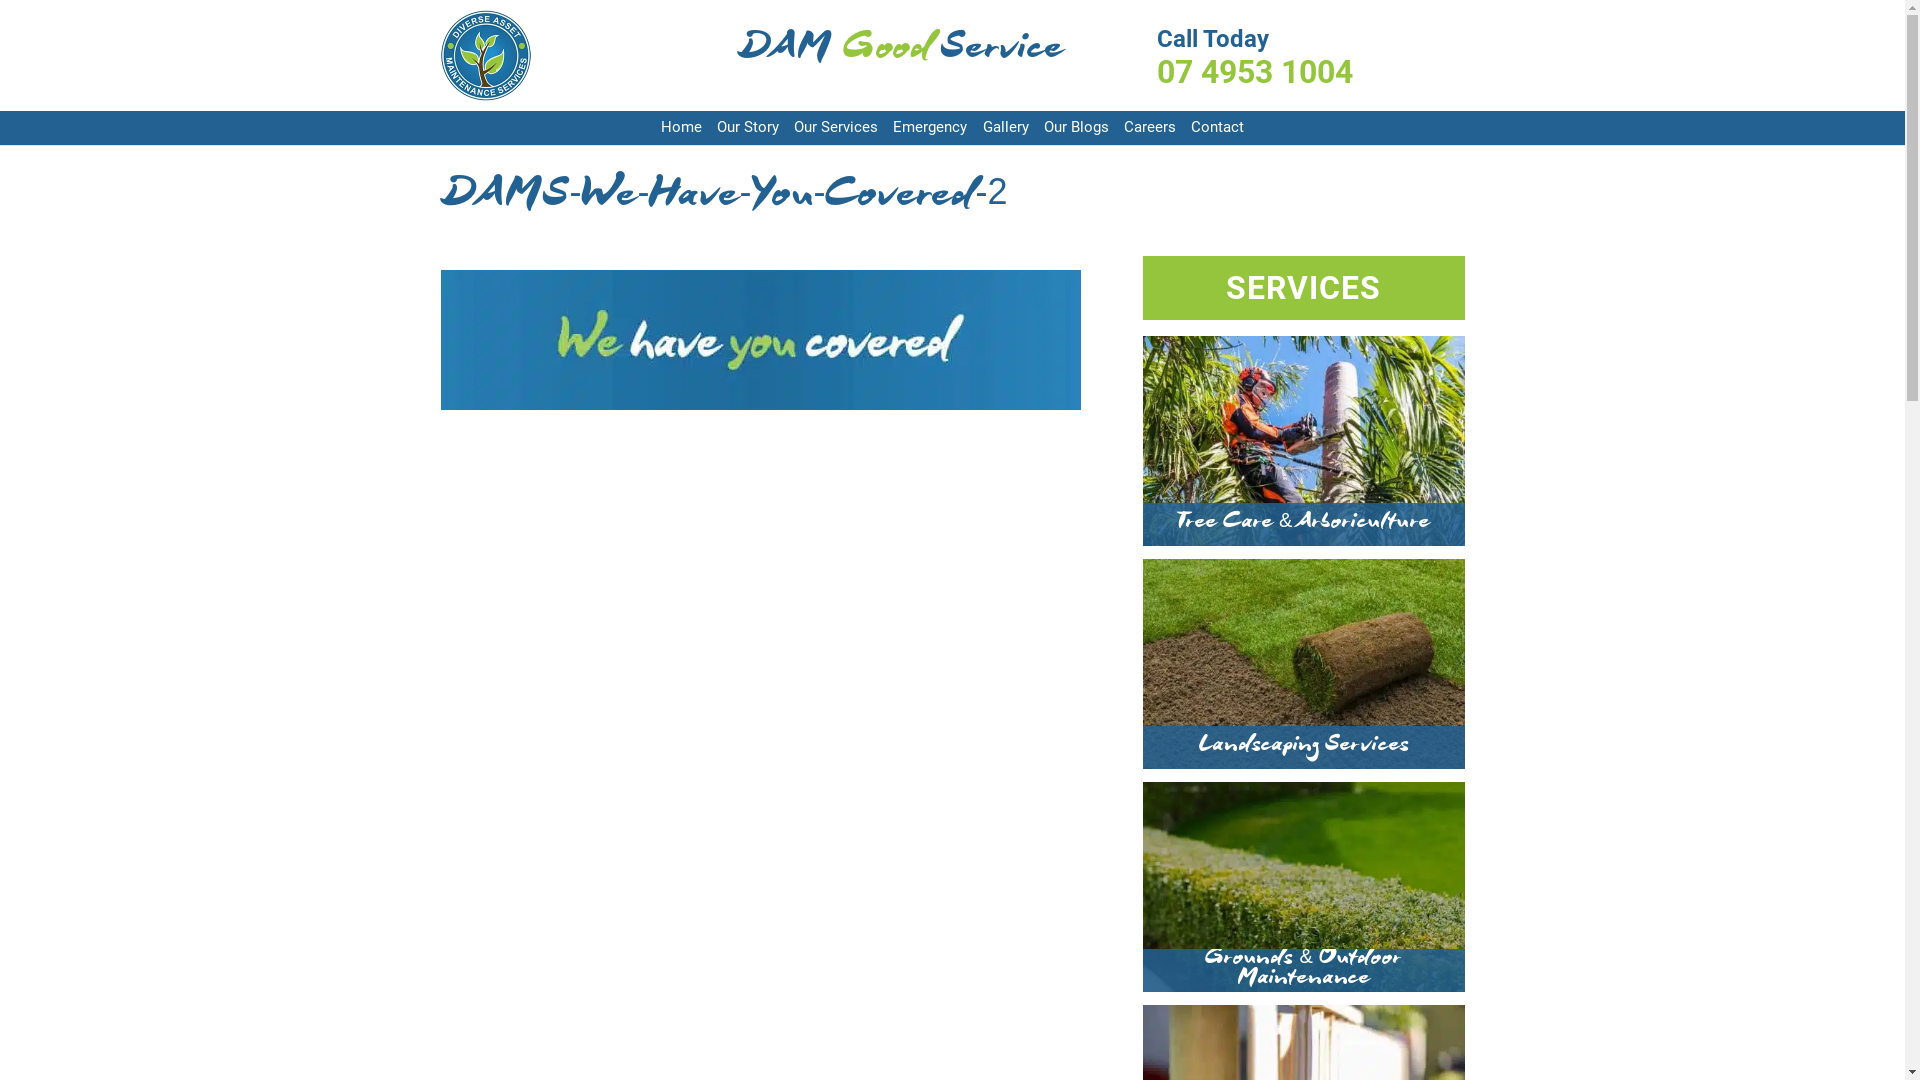  Describe the element at coordinates (681, 128) in the screenshot. I see `'Home'` at that location.